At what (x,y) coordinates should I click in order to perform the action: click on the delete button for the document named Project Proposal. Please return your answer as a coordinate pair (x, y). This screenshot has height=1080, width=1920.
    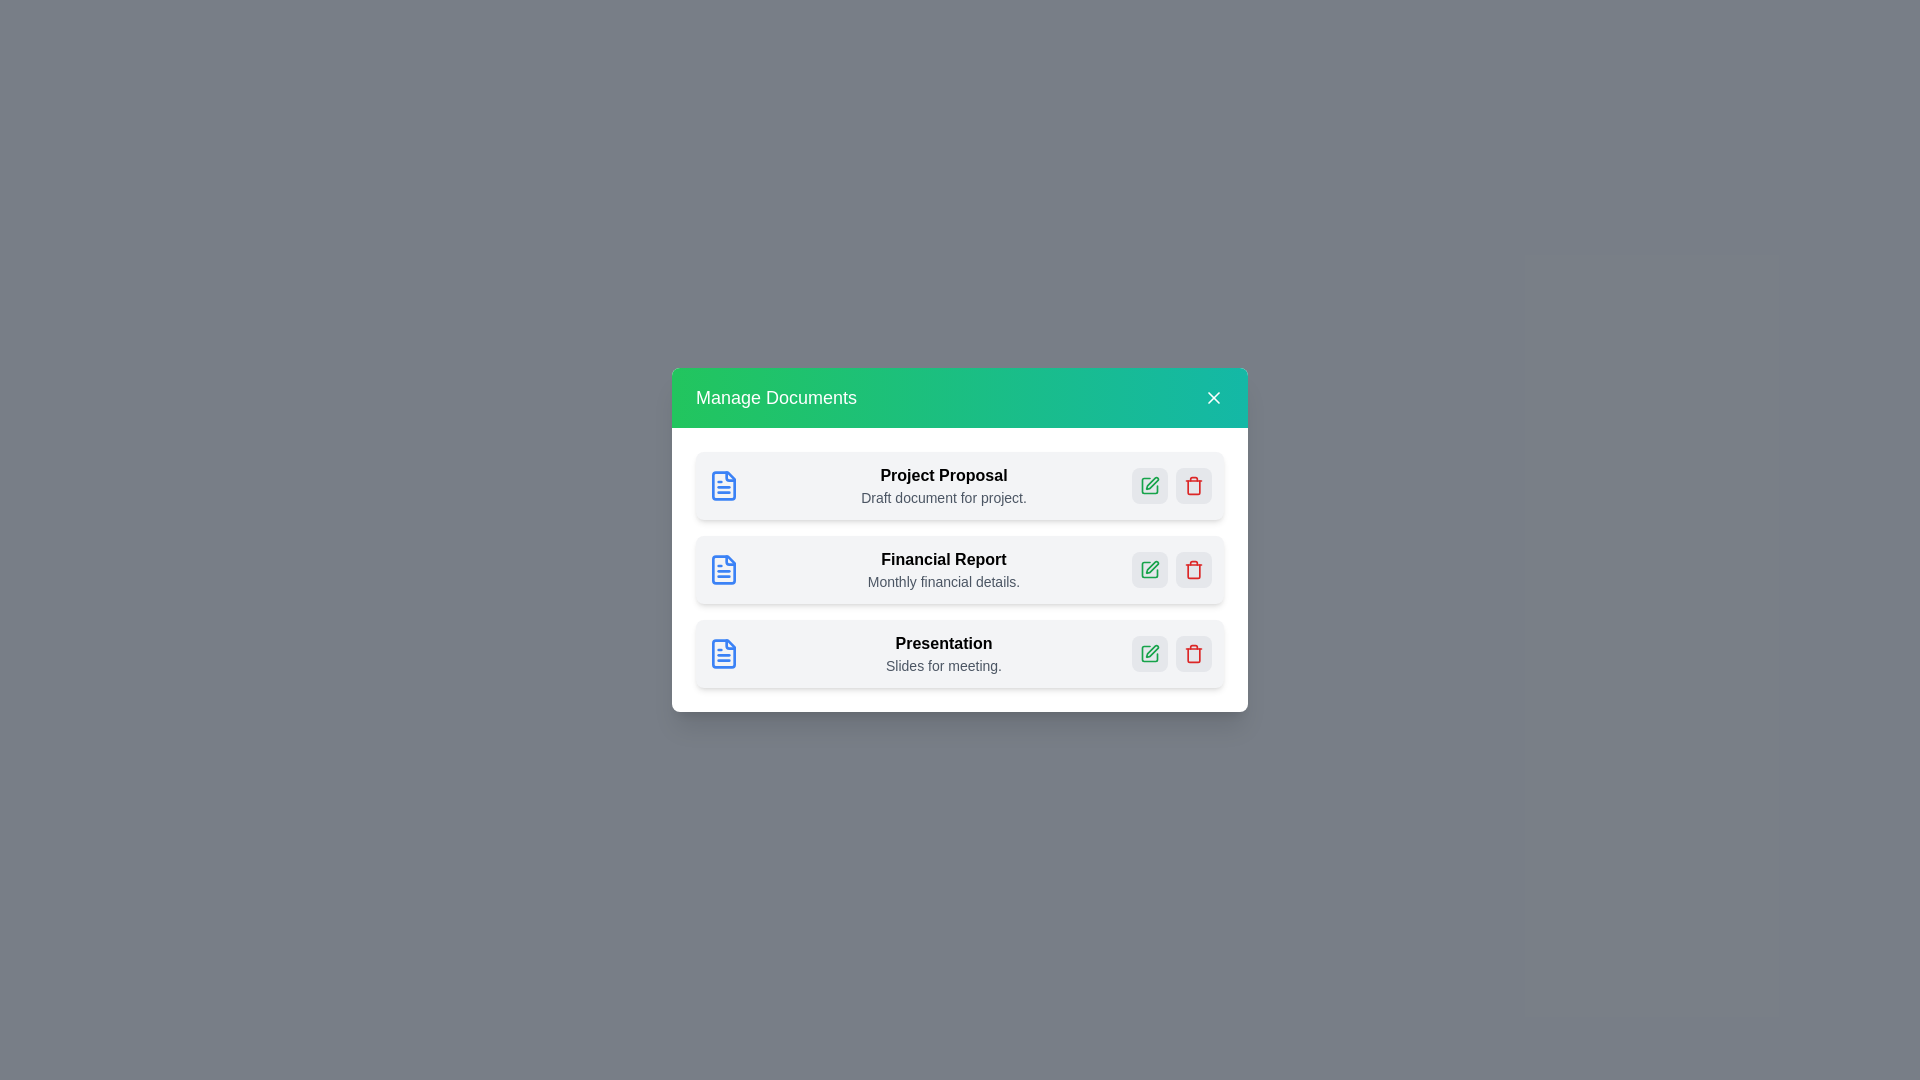
    Looking at the image, I should click on (1194, 486).